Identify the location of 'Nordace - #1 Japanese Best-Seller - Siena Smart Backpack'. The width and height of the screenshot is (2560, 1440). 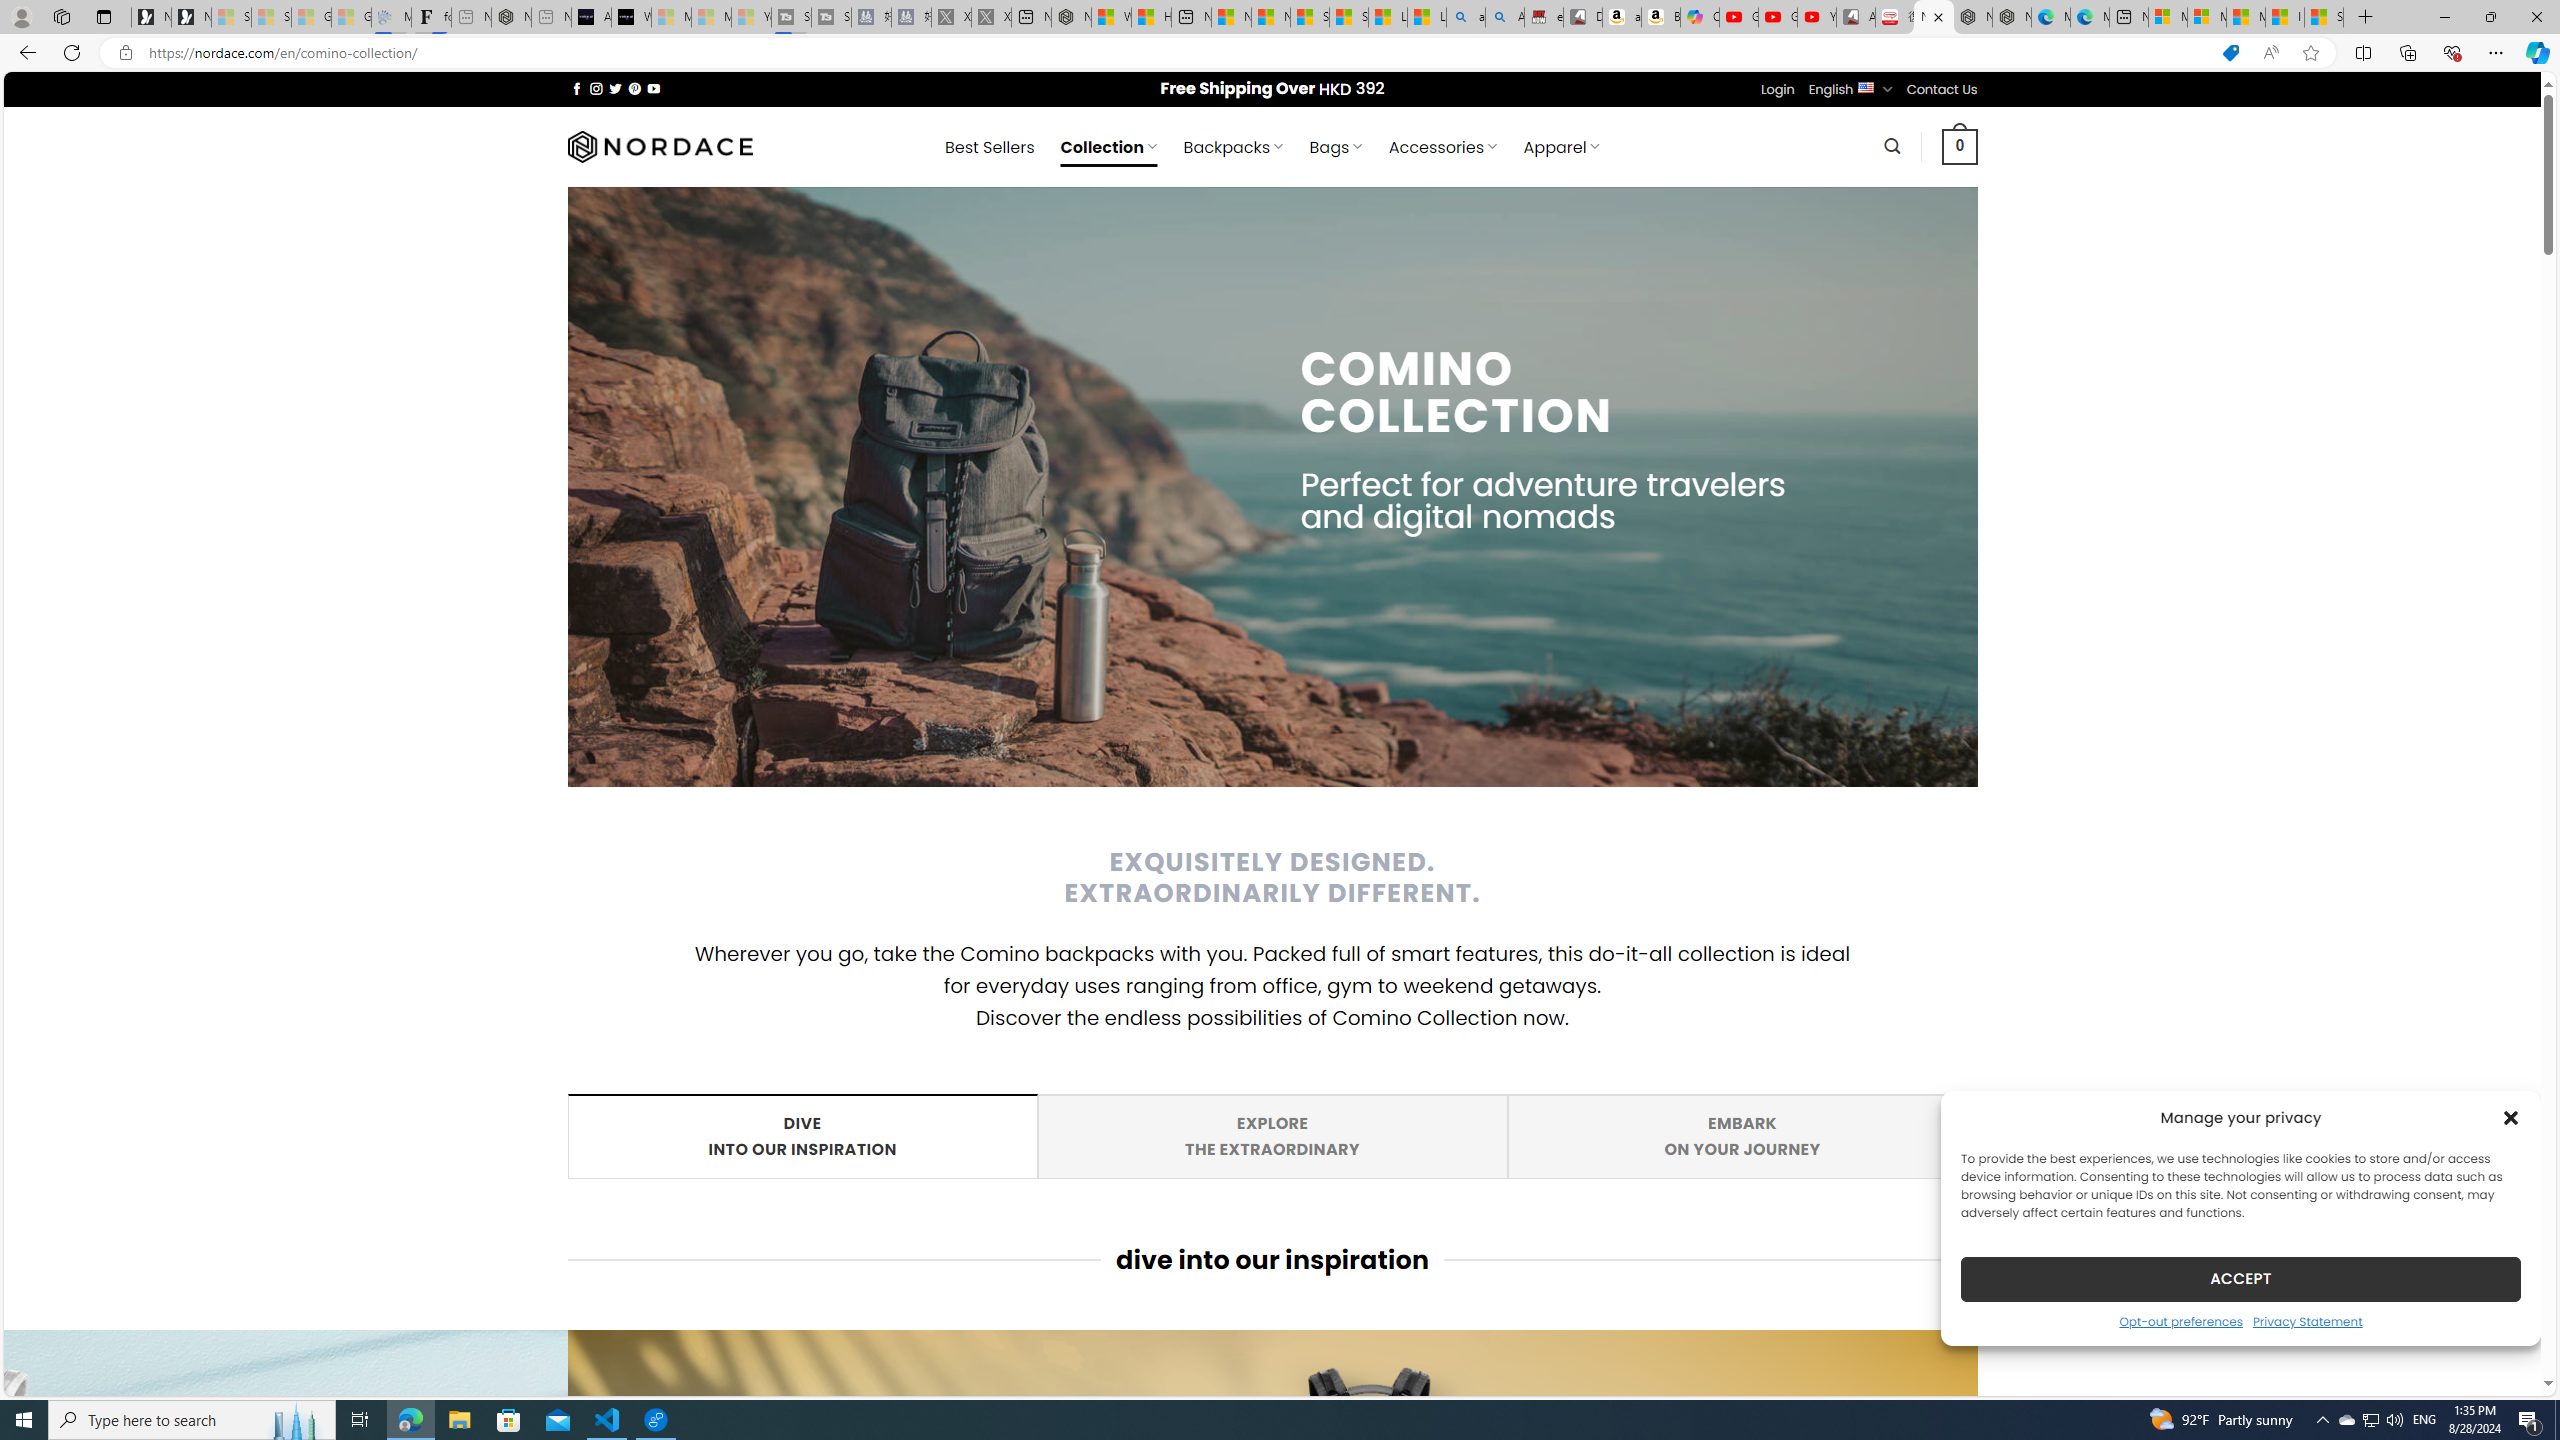
(511, 16).